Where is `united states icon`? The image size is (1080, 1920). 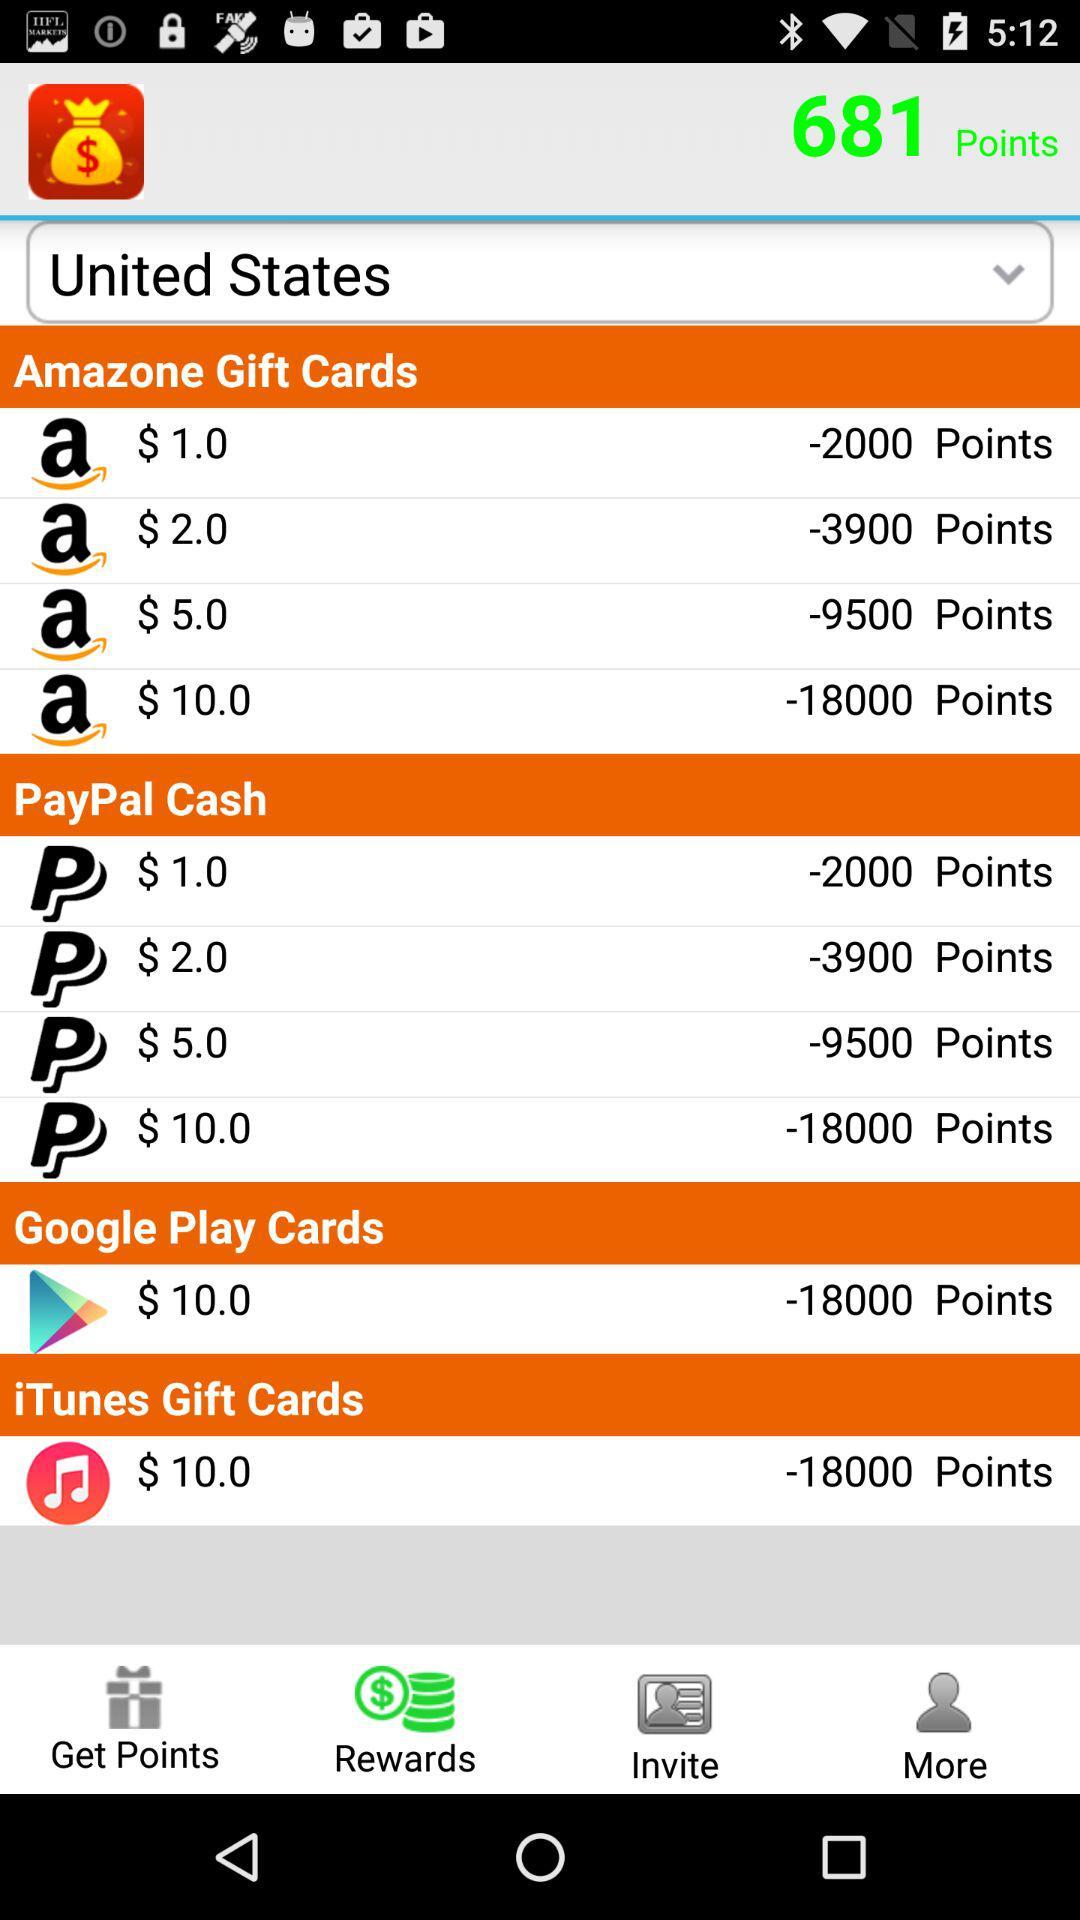 united states icon is located at coordinates (220, 272).